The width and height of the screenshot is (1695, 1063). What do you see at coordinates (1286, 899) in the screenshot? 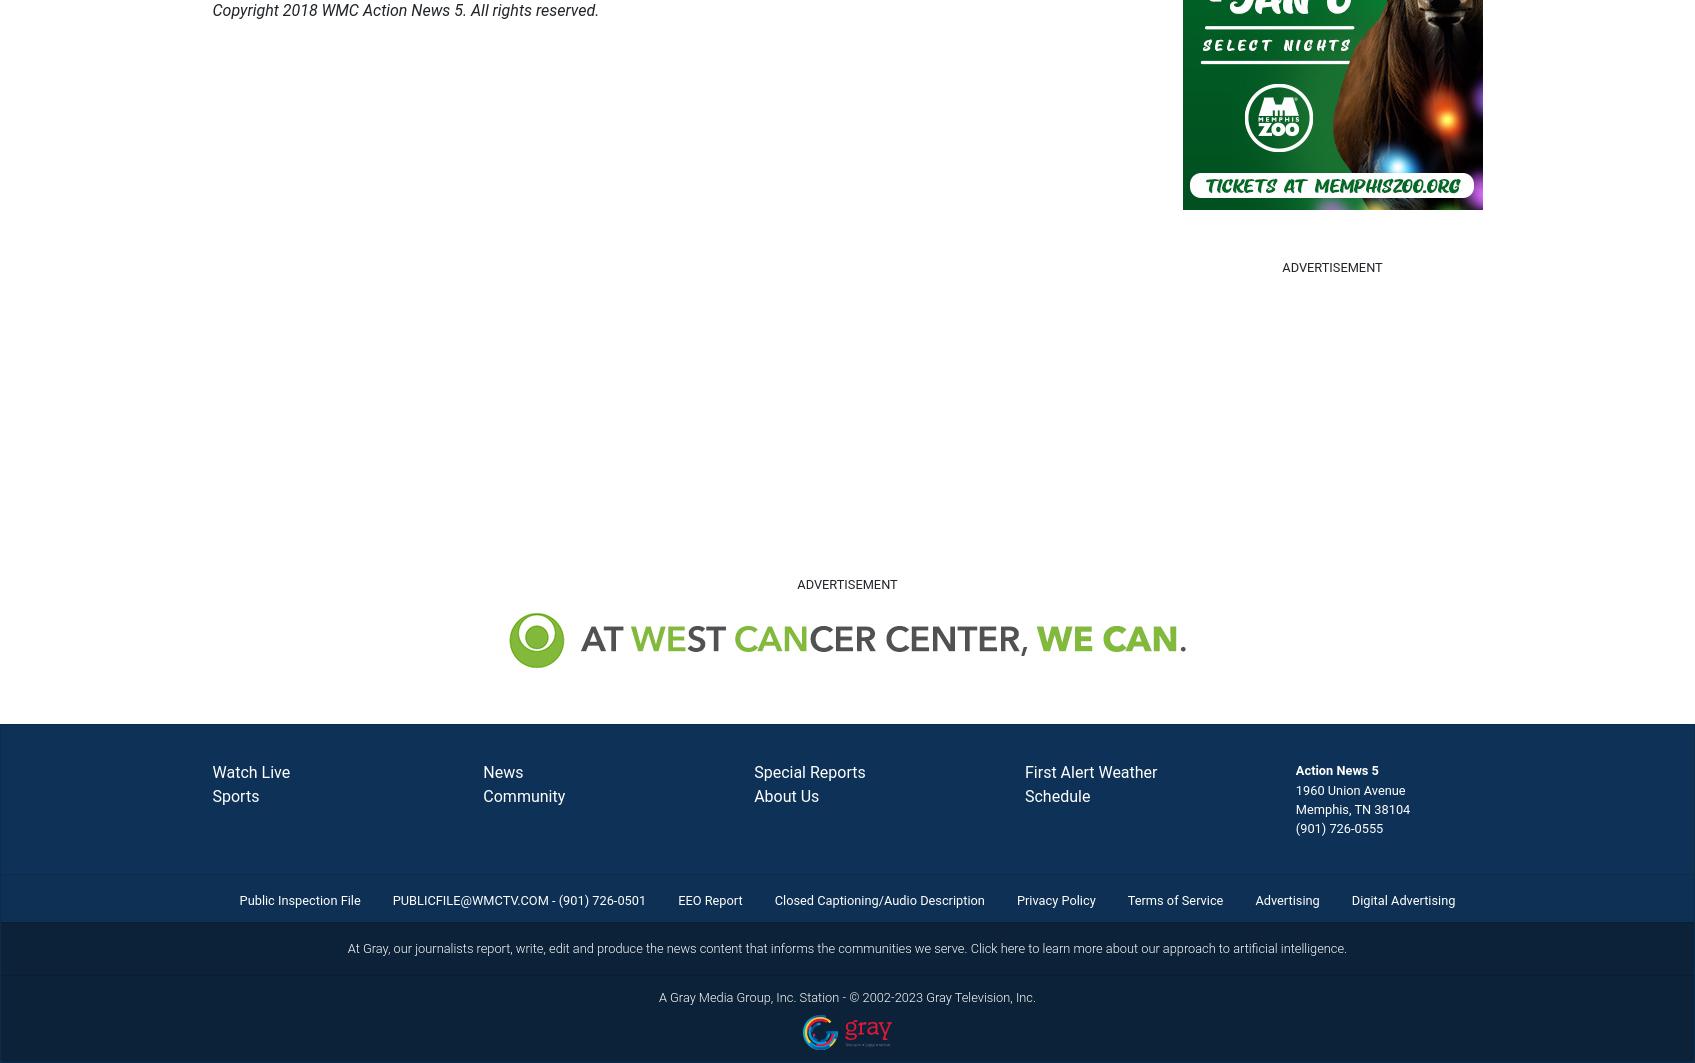
I see `'Advertising'` at bounding box center [1286, 899].